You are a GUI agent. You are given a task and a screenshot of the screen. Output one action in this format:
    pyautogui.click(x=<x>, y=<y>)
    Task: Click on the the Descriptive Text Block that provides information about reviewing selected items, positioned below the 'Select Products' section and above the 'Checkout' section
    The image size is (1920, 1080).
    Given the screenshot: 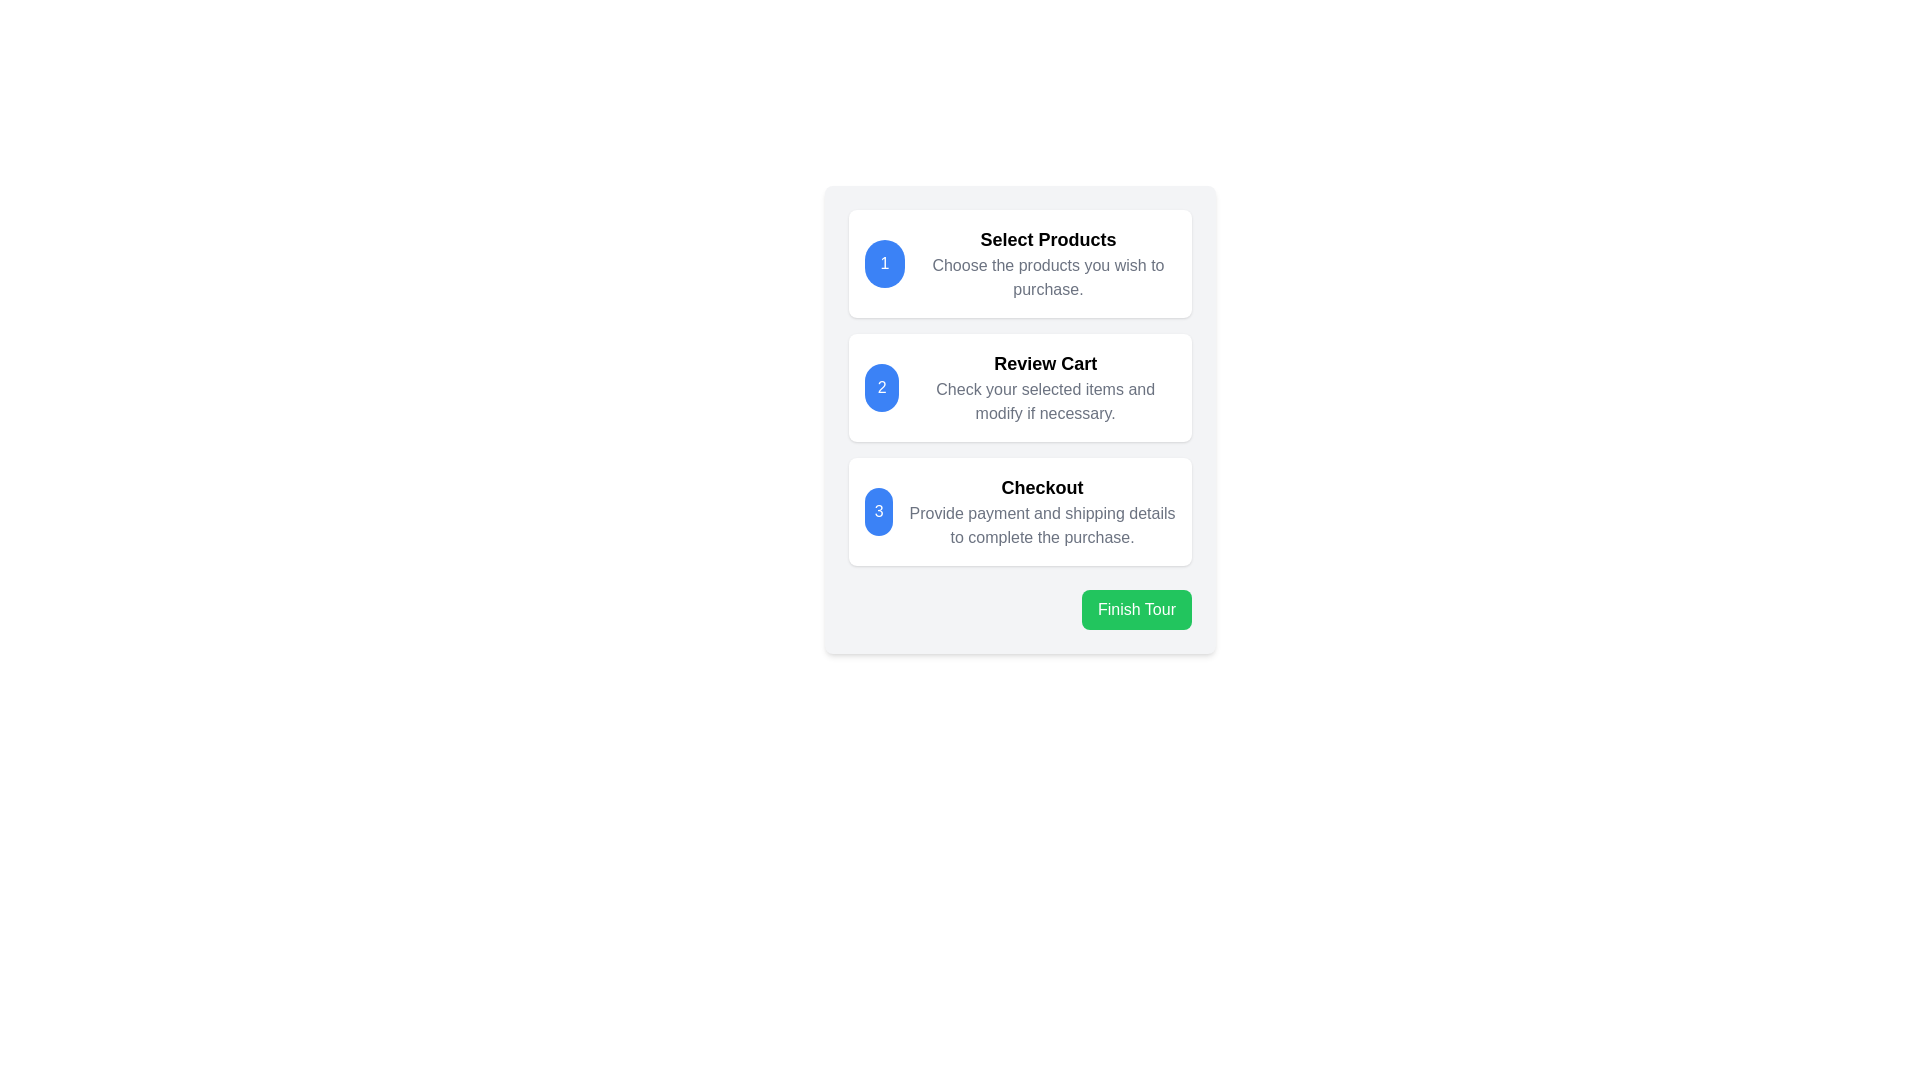 What is the action you would take?
    pyautogui.click(x=1044, y=388)
    